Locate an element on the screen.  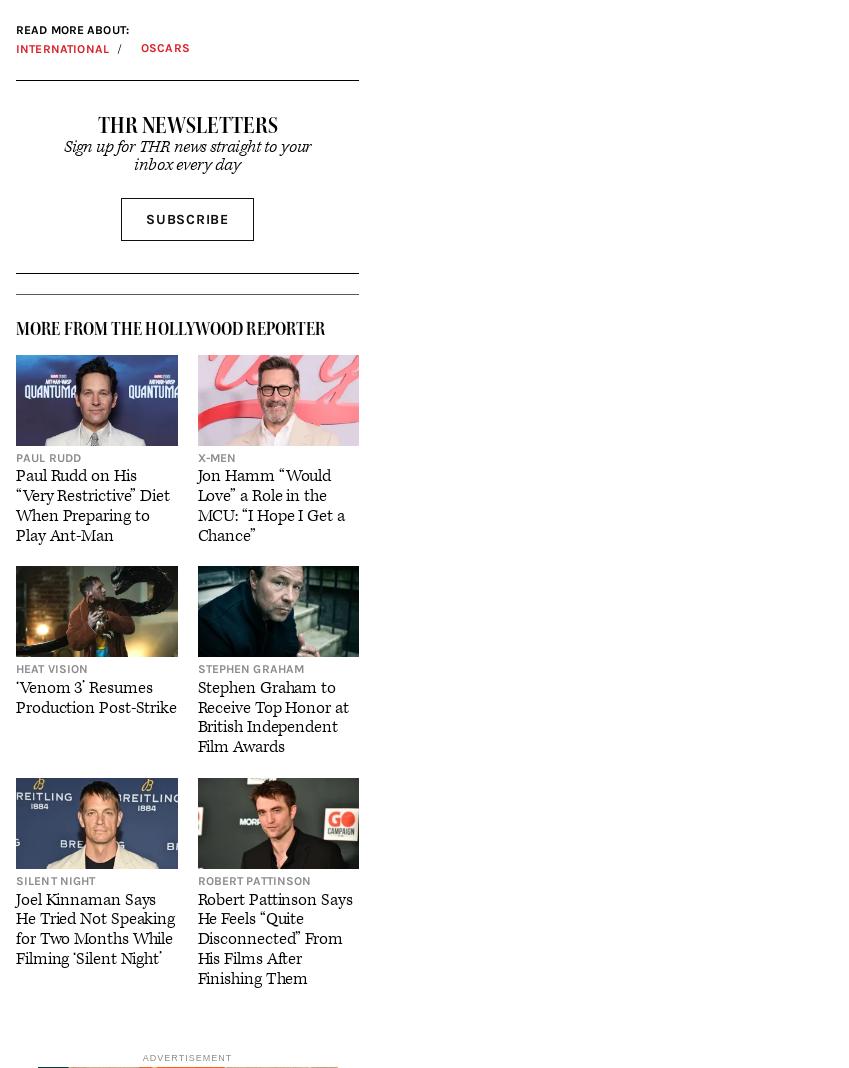
'Joel Kinnaman Says He Tried Not Speaking for Two Months While Filming ‘Silent Night’' is located at coordinates (94, 927).